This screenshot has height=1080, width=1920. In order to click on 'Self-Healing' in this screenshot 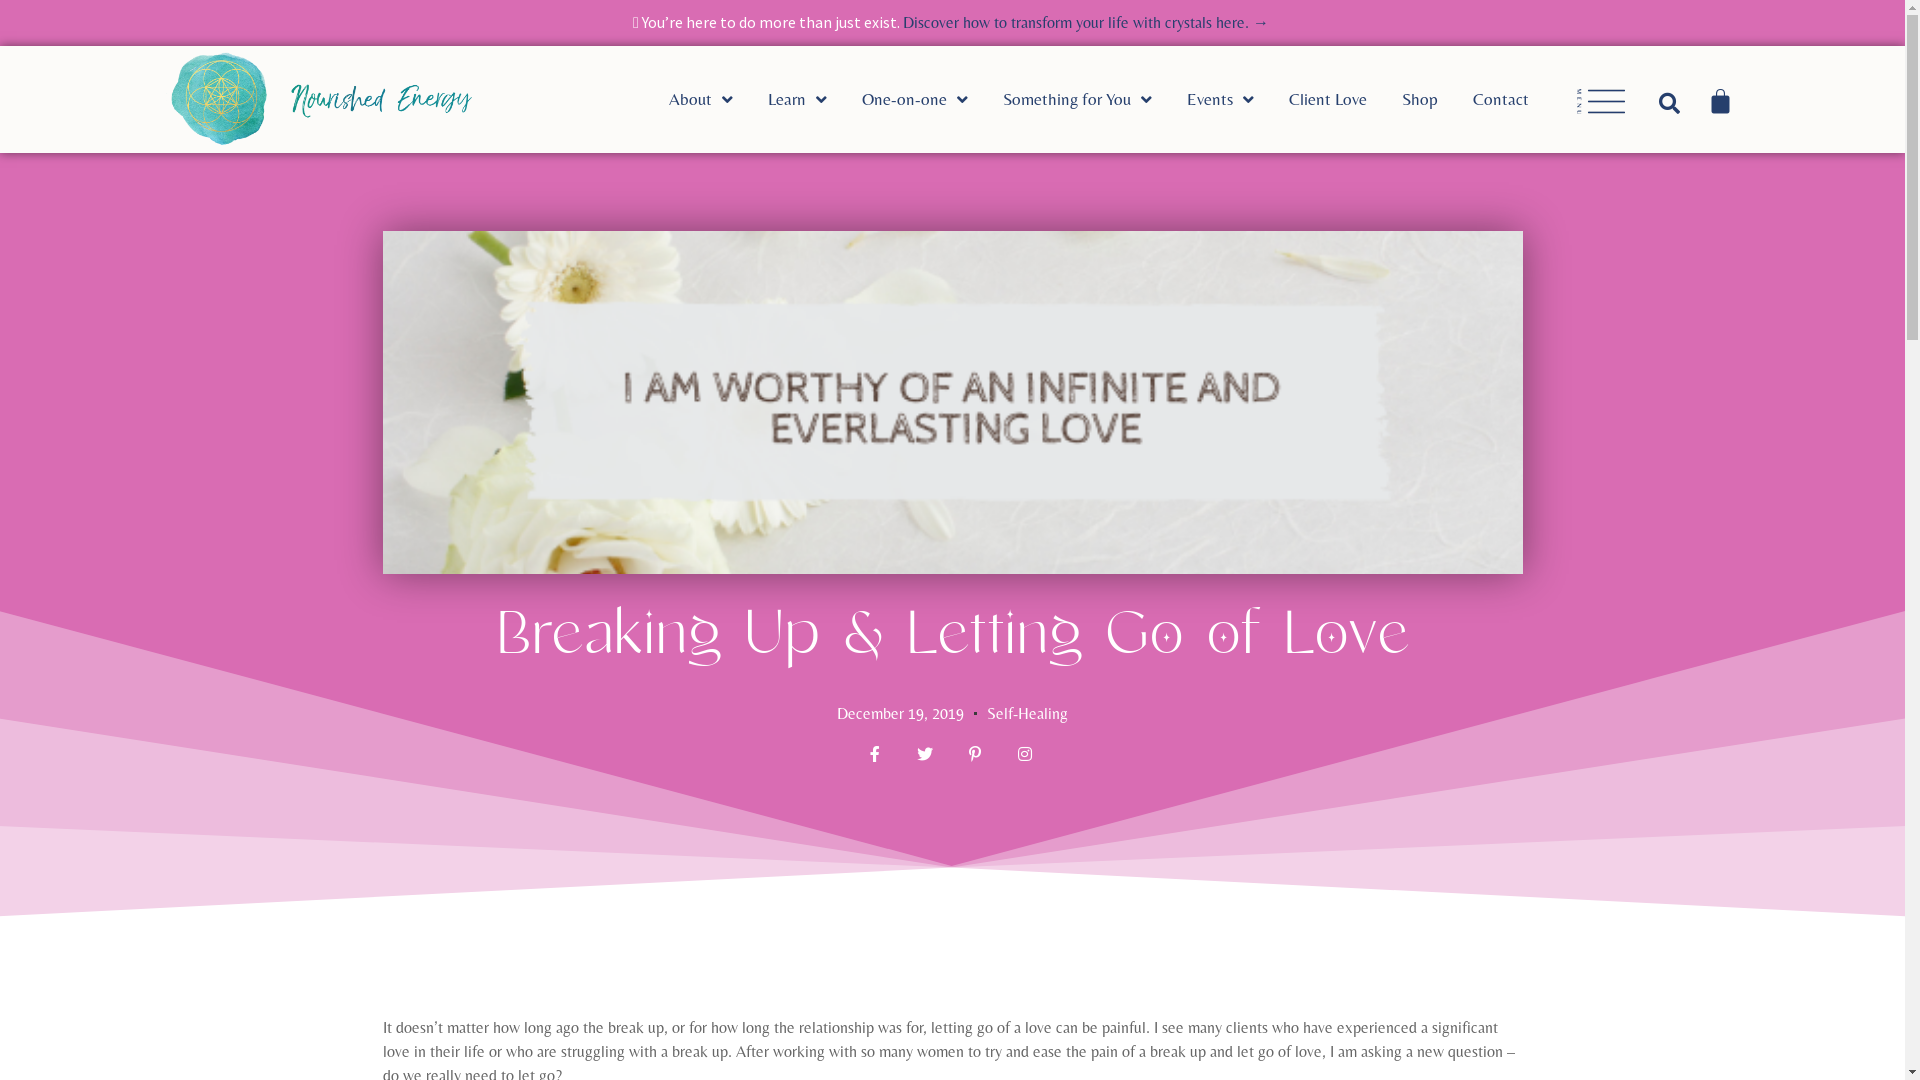, I will do `click(1027, 712)`.